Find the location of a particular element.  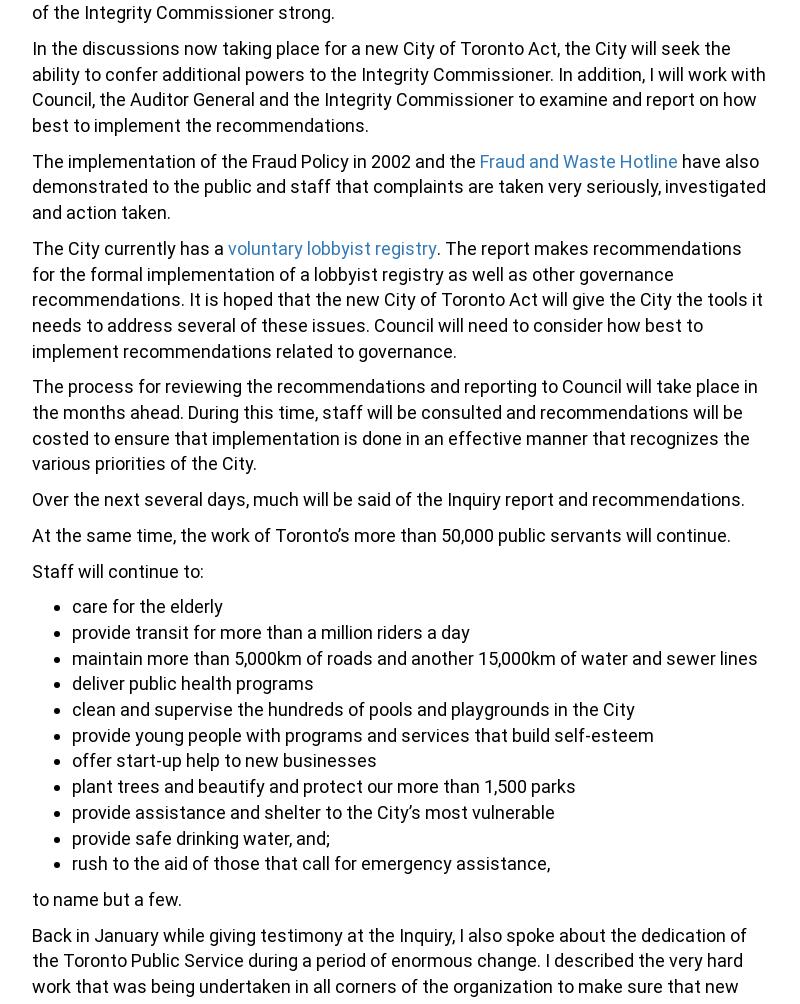

'provide transit for more than a million riders a day' is located at coordinates (270, 630).